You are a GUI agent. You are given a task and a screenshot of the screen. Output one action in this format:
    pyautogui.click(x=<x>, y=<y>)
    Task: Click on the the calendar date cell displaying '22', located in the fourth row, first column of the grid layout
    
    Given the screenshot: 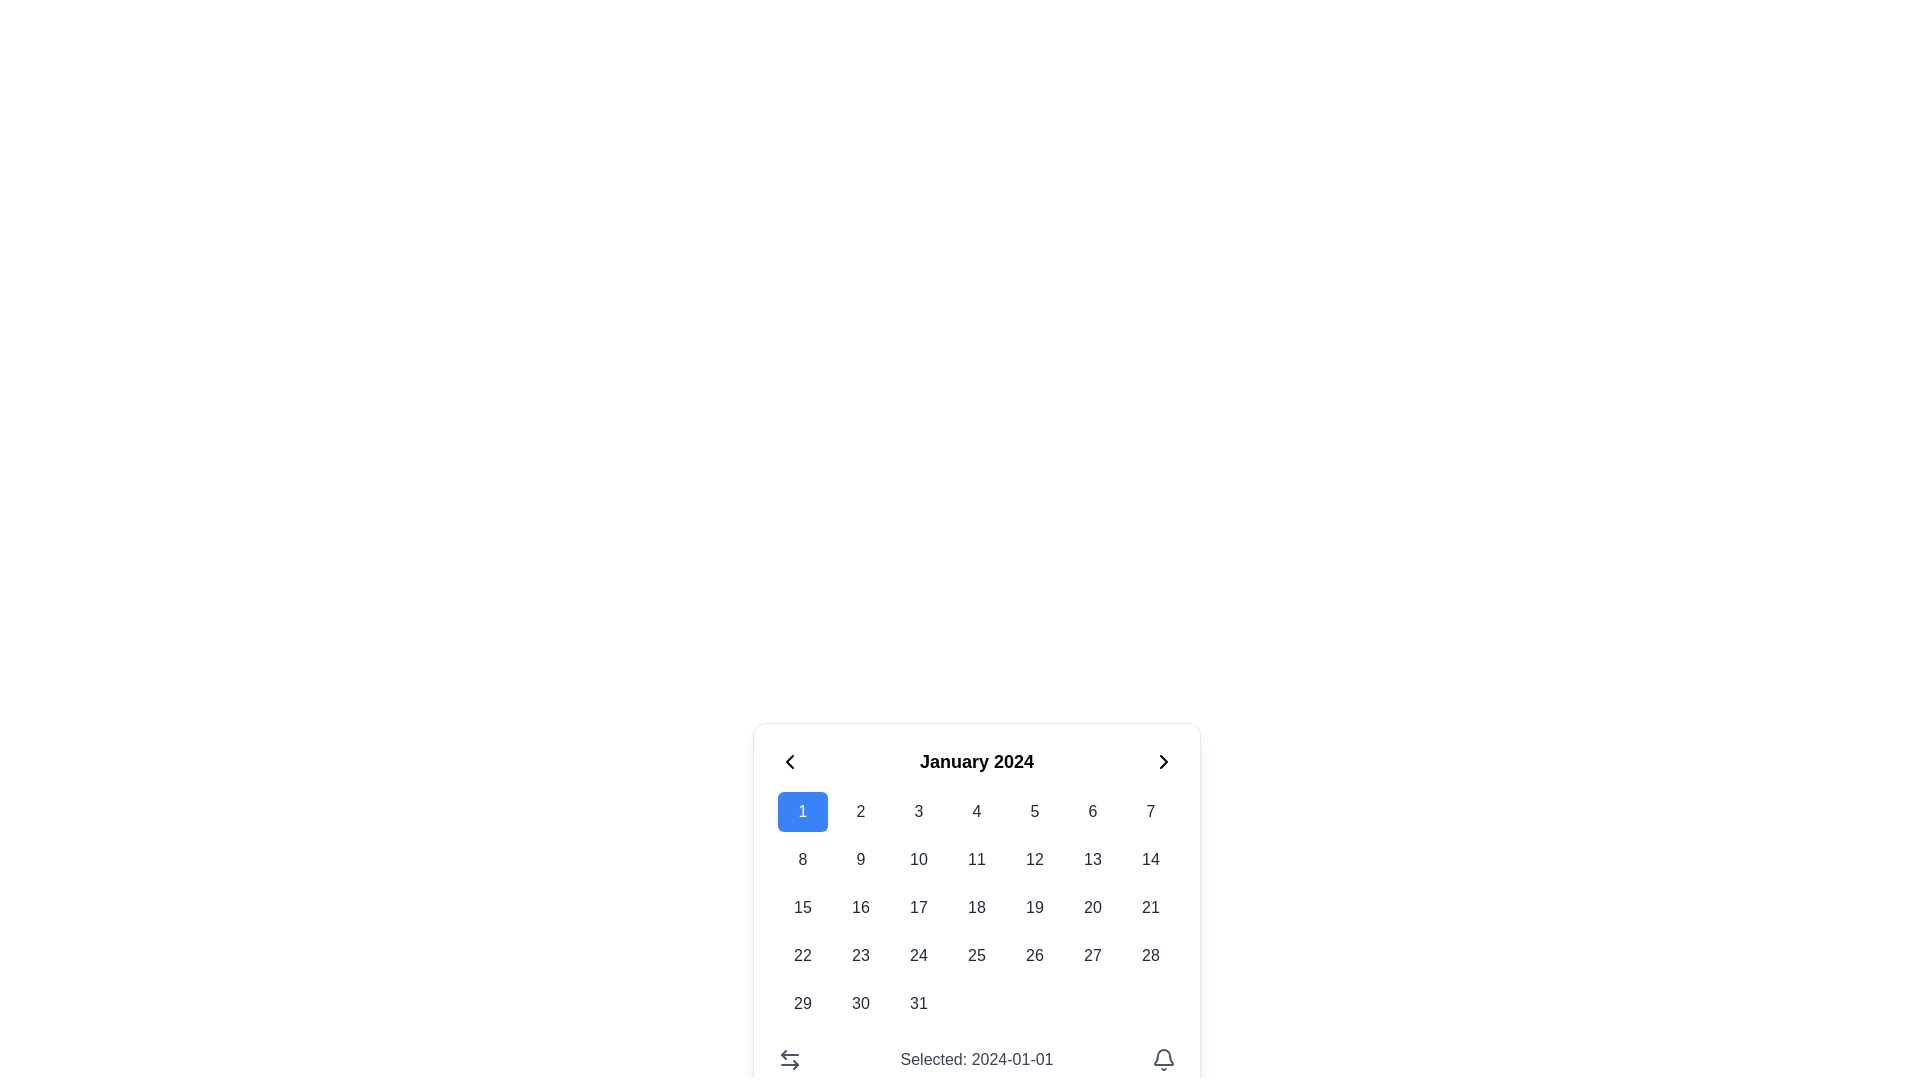 What is the action you would take?
    pyautogui.click(x=802, y=955)
    